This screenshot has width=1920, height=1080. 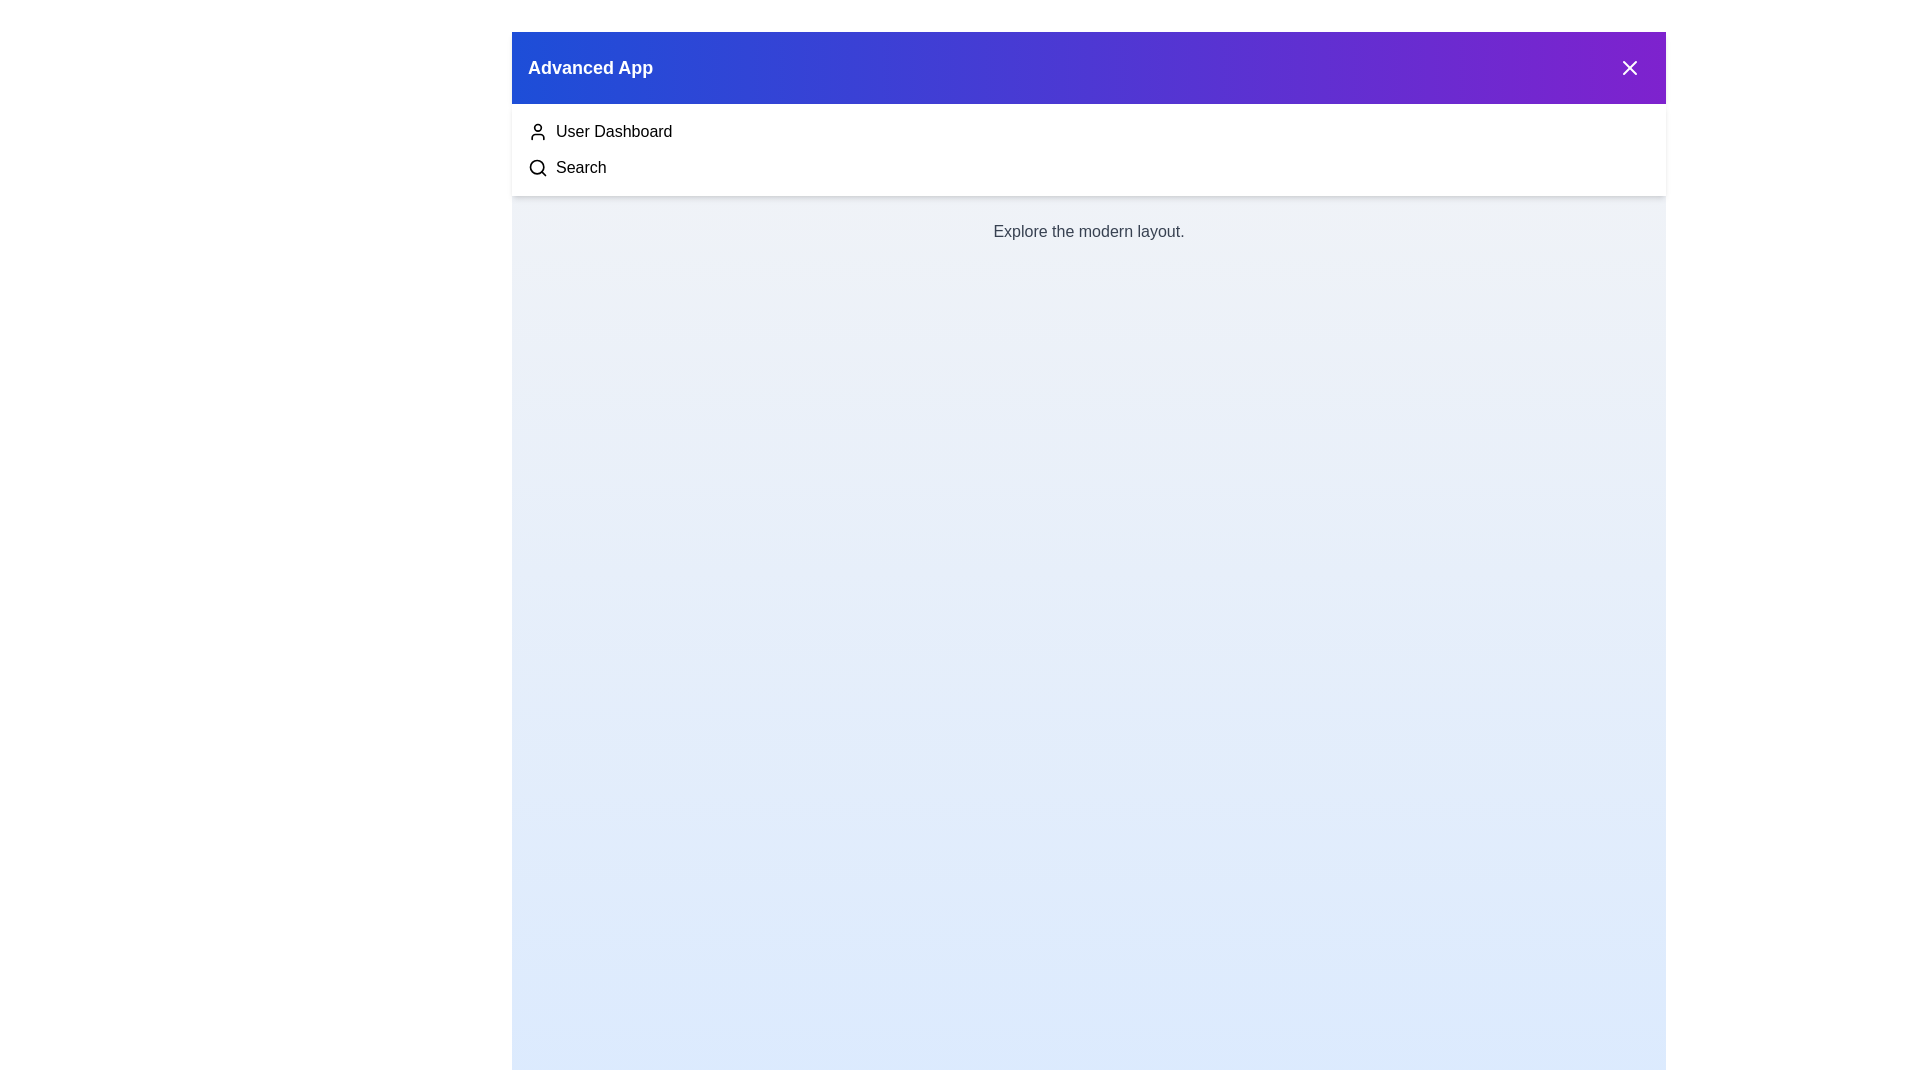 What do you see at coordinates (1630, 67) in the screenshot?
I see `button at the top-right corner of the app bar to toggle the menu` at bounding box center [1630, 67].